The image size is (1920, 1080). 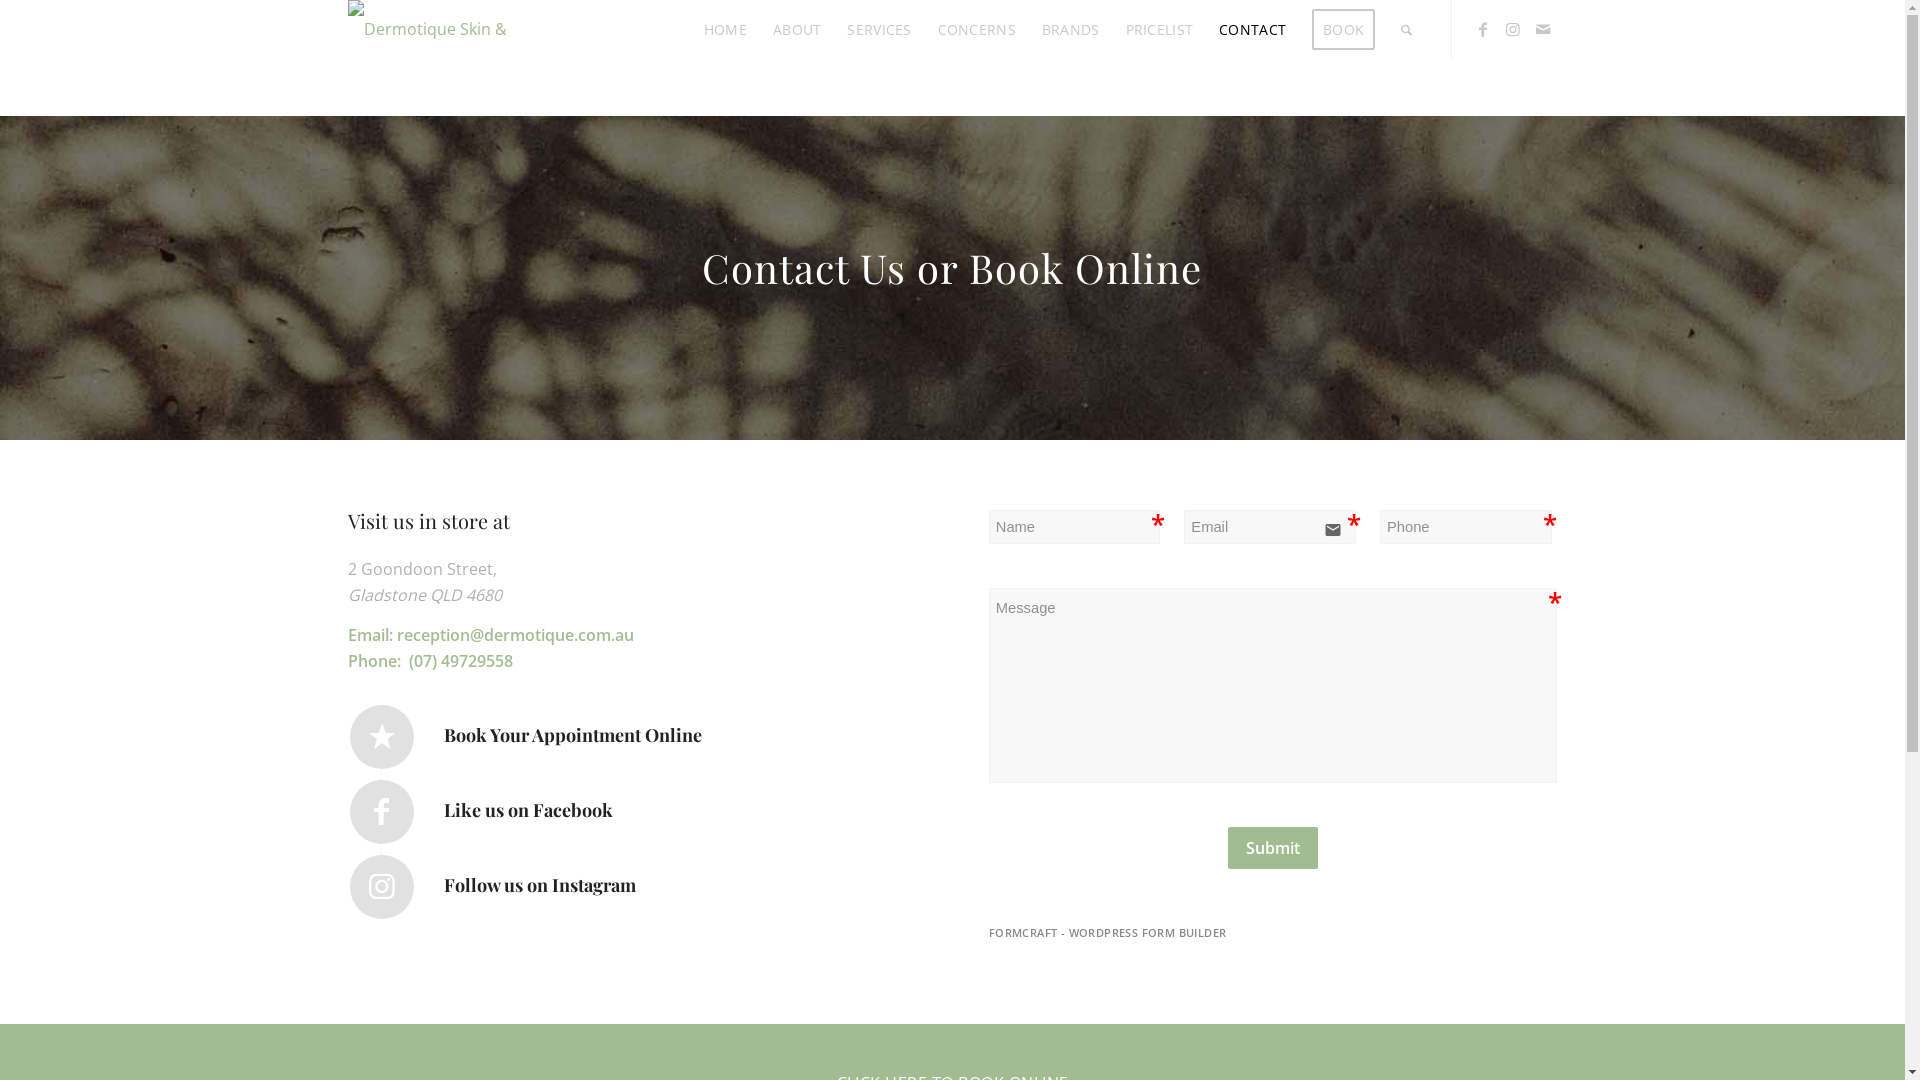 I want to click on 'Book Your Appointment Online', so click(x=571, y=735).